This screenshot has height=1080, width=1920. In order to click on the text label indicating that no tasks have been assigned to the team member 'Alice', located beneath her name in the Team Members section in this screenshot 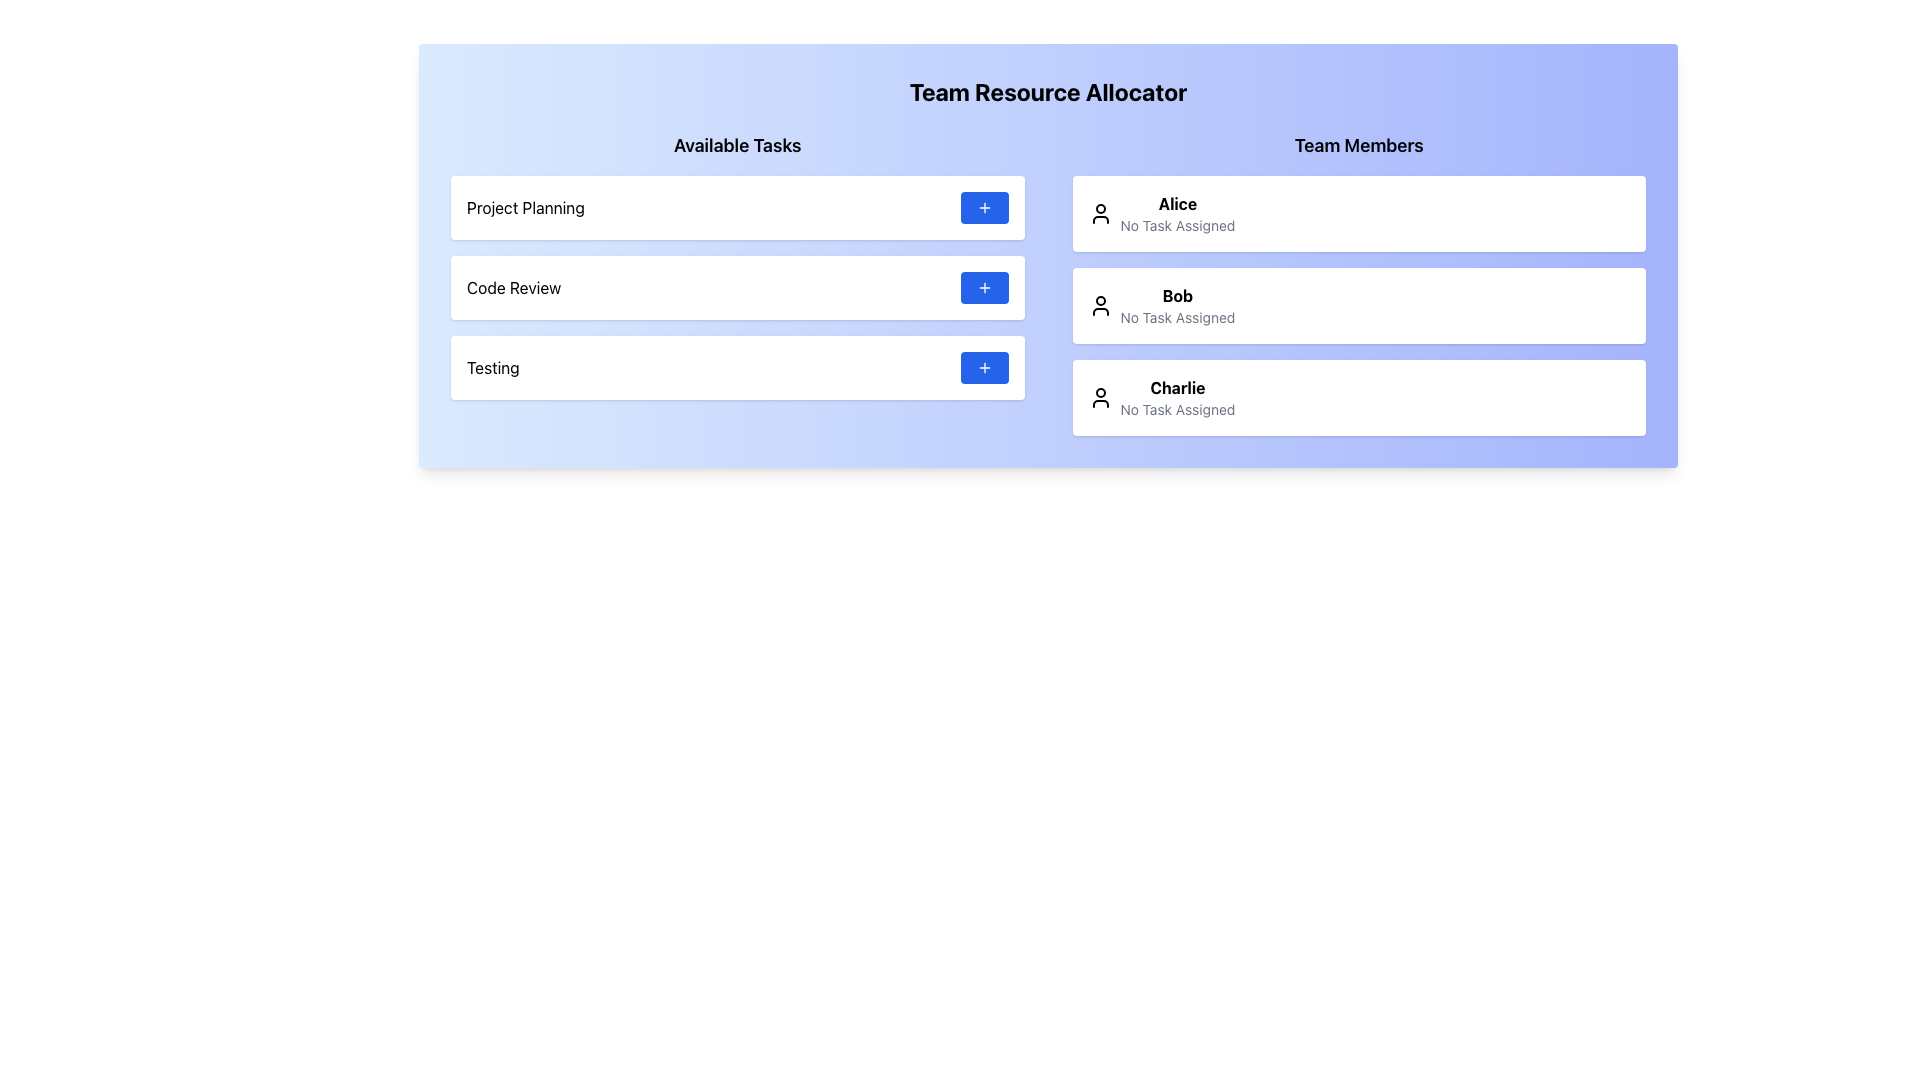, I will do `click(1177, 225)`.